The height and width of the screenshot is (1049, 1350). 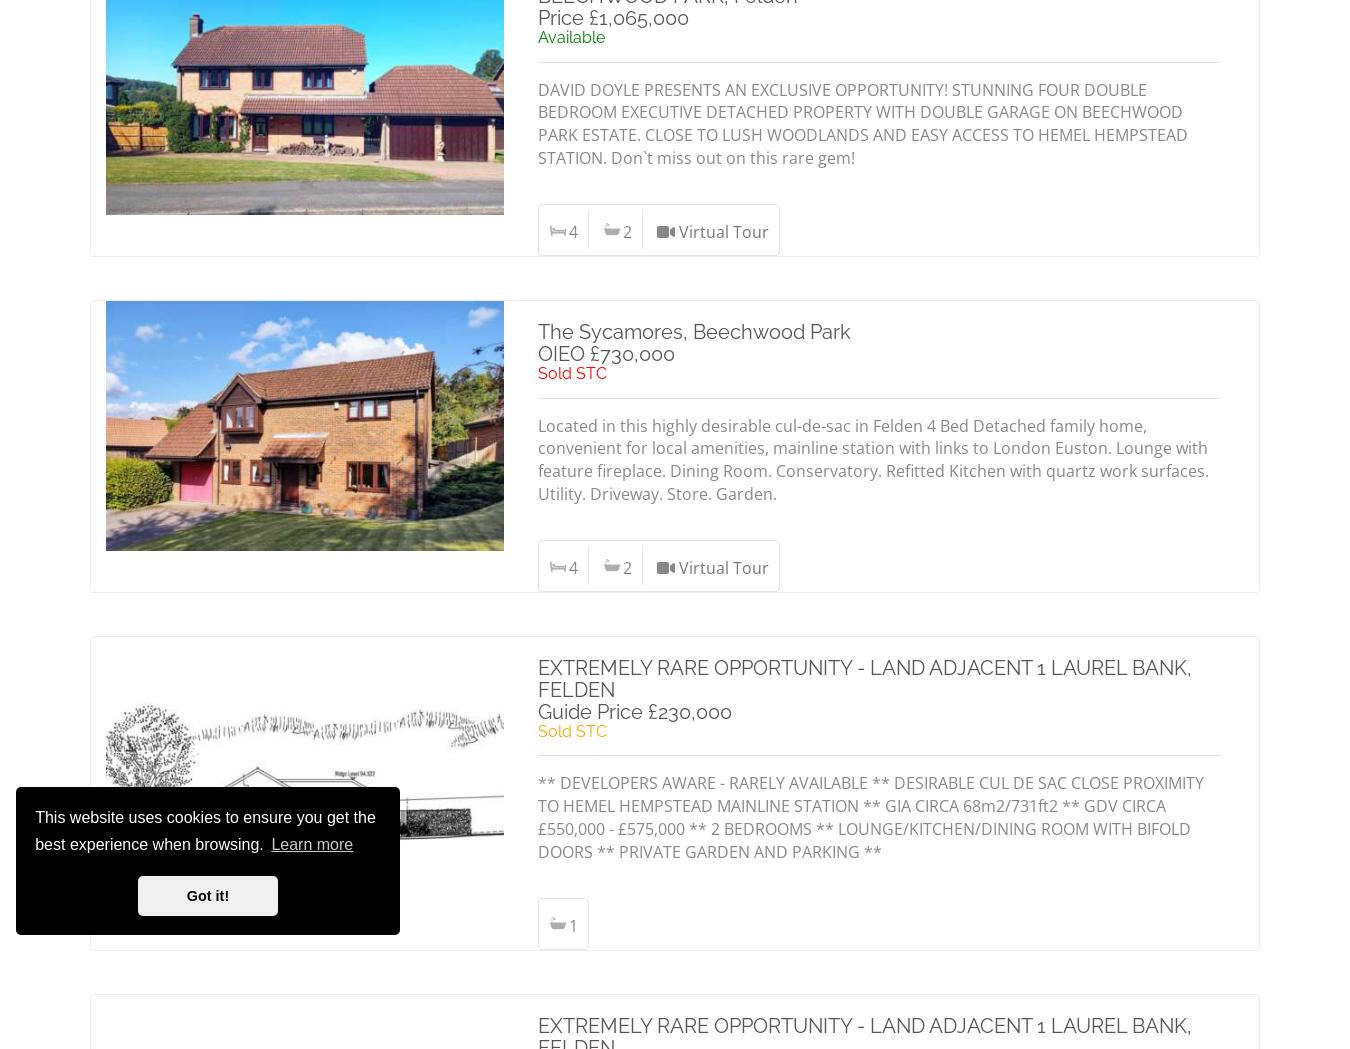 What do you see at coordinates (310, 843) in the screenshot?
I see `'Learn more'` at bounding box center [310, 843].